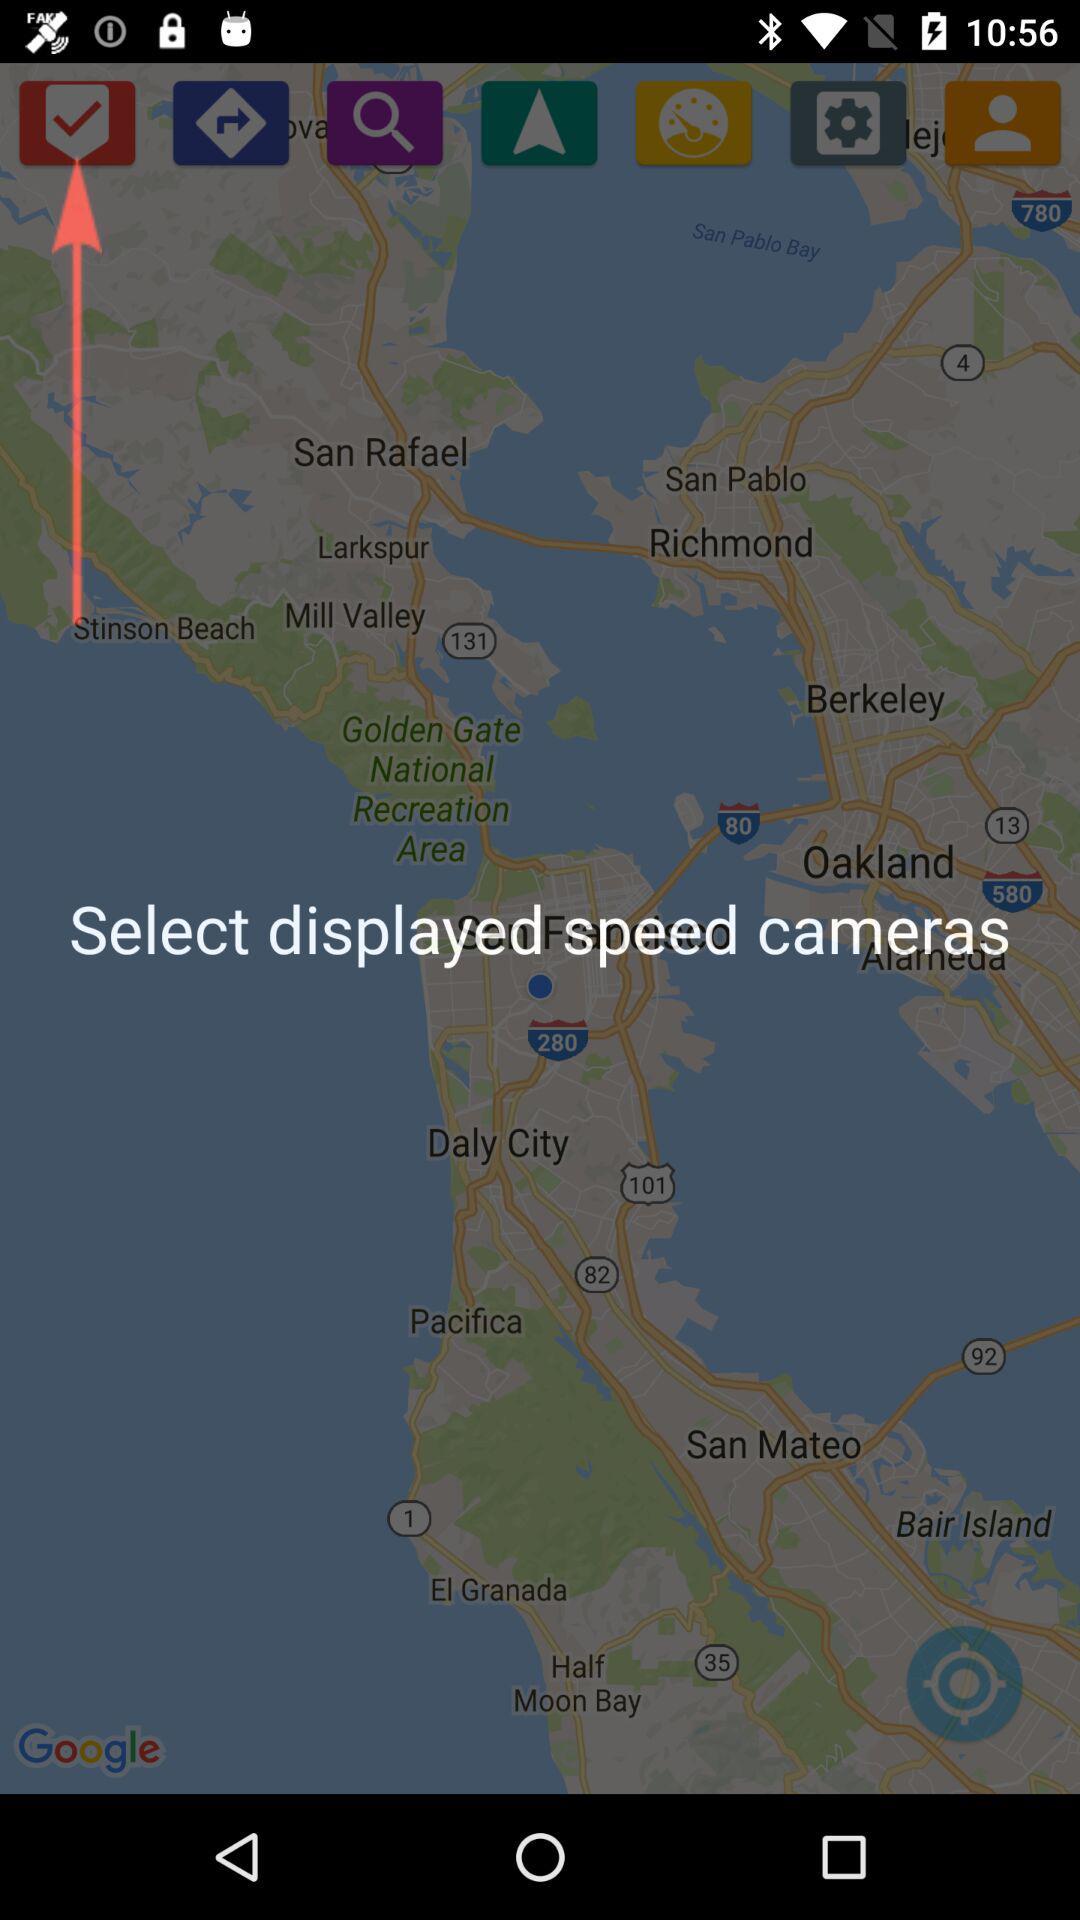  I want to click on icon below the select displayed speed item, so click(963, 1693).